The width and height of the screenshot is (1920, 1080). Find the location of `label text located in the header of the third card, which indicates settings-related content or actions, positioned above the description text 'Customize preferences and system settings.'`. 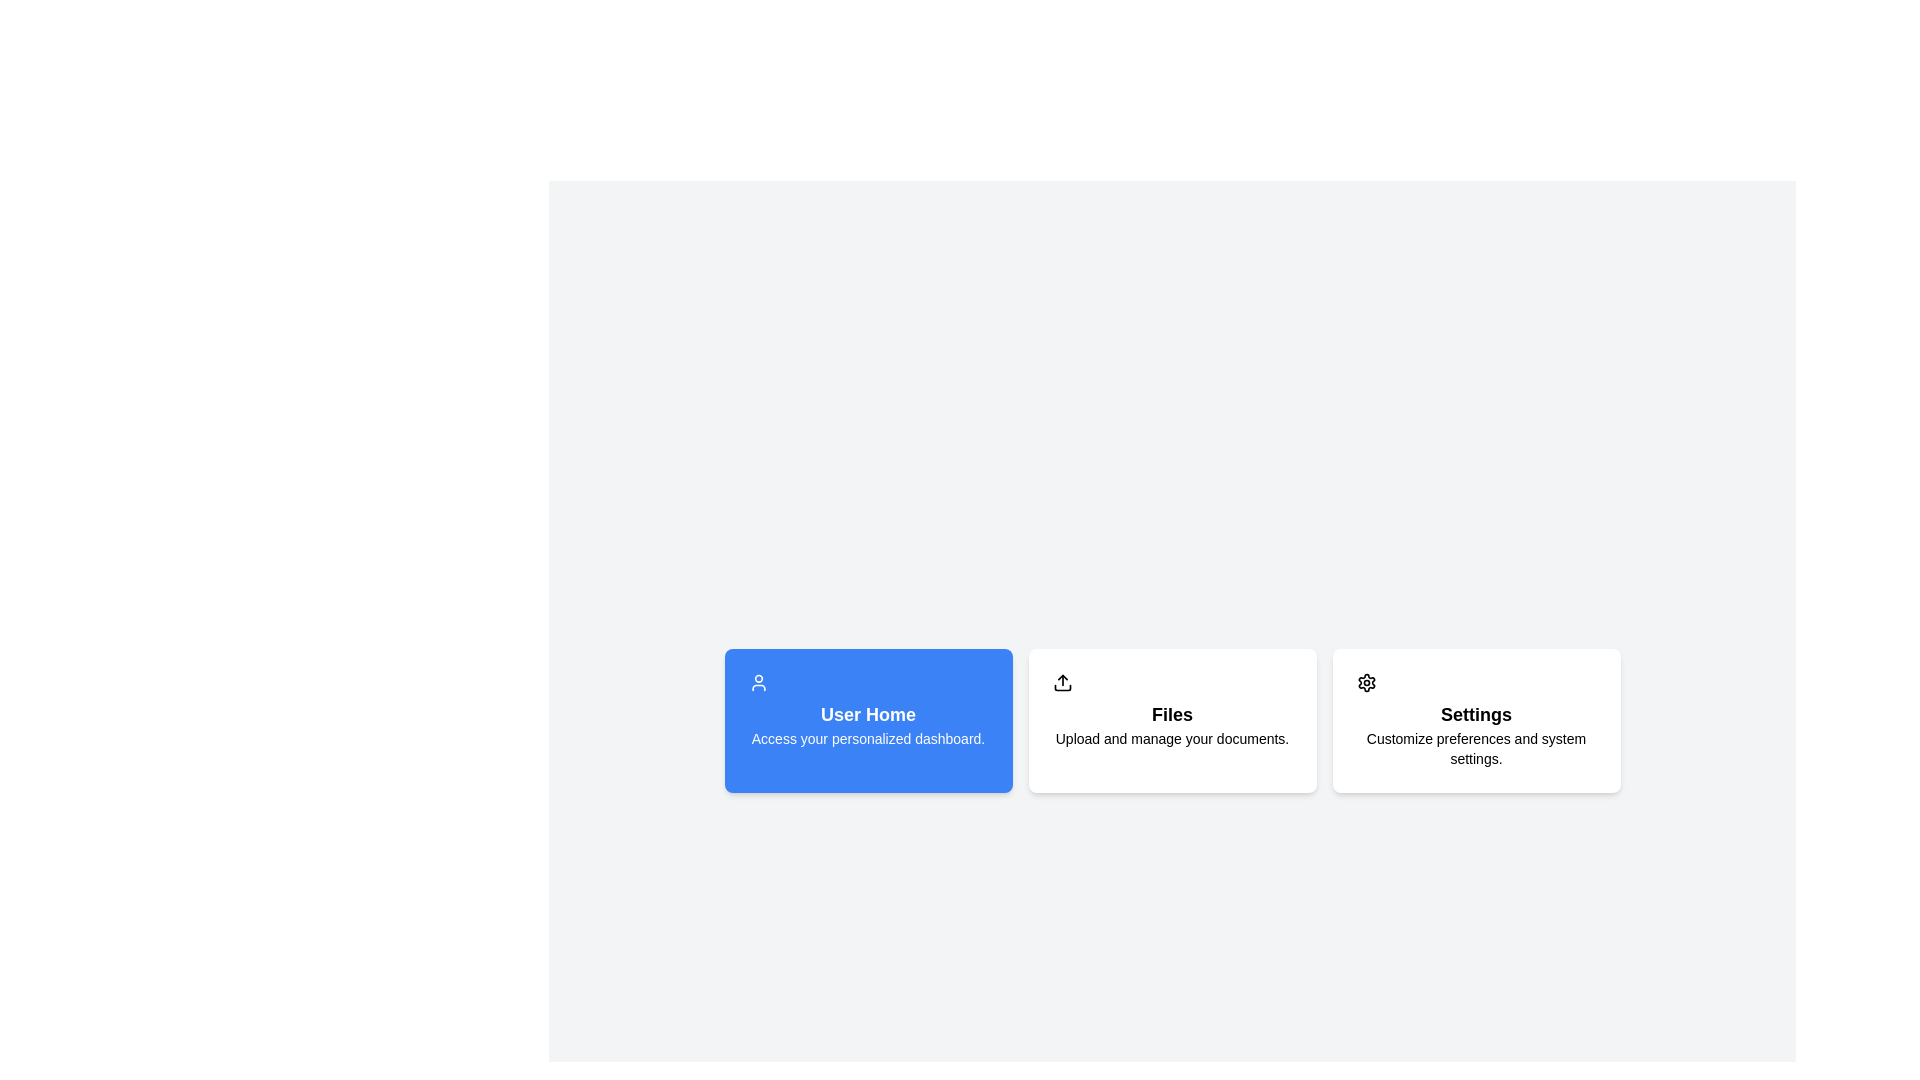

label text located in the header of the third card, which indicates settings-related content or actions, positioned above the description text 'Customize preferences and system settings.' is located at coordinates (1476, 713).